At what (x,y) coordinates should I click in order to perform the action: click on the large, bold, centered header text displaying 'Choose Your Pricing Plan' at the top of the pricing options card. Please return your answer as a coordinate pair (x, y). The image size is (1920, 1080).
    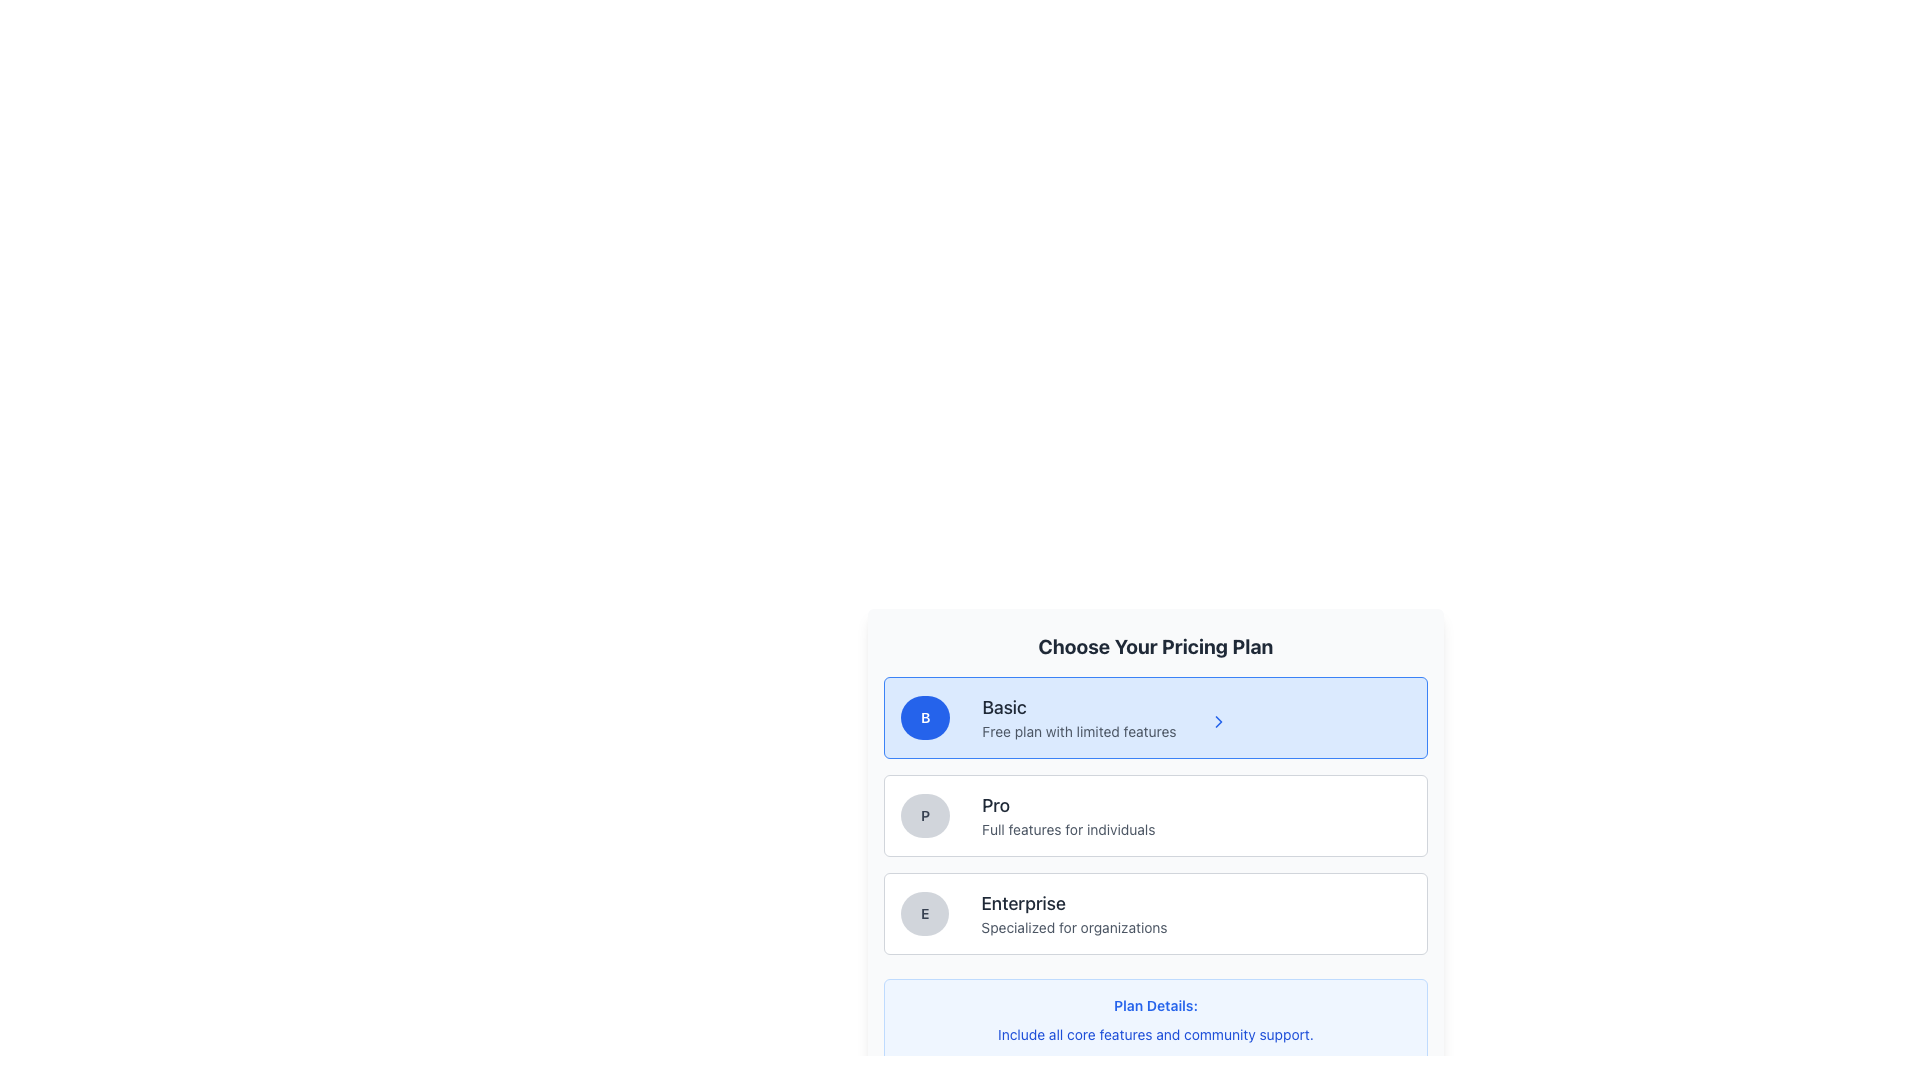
    Looking at the image, I should click on (1156, 647).